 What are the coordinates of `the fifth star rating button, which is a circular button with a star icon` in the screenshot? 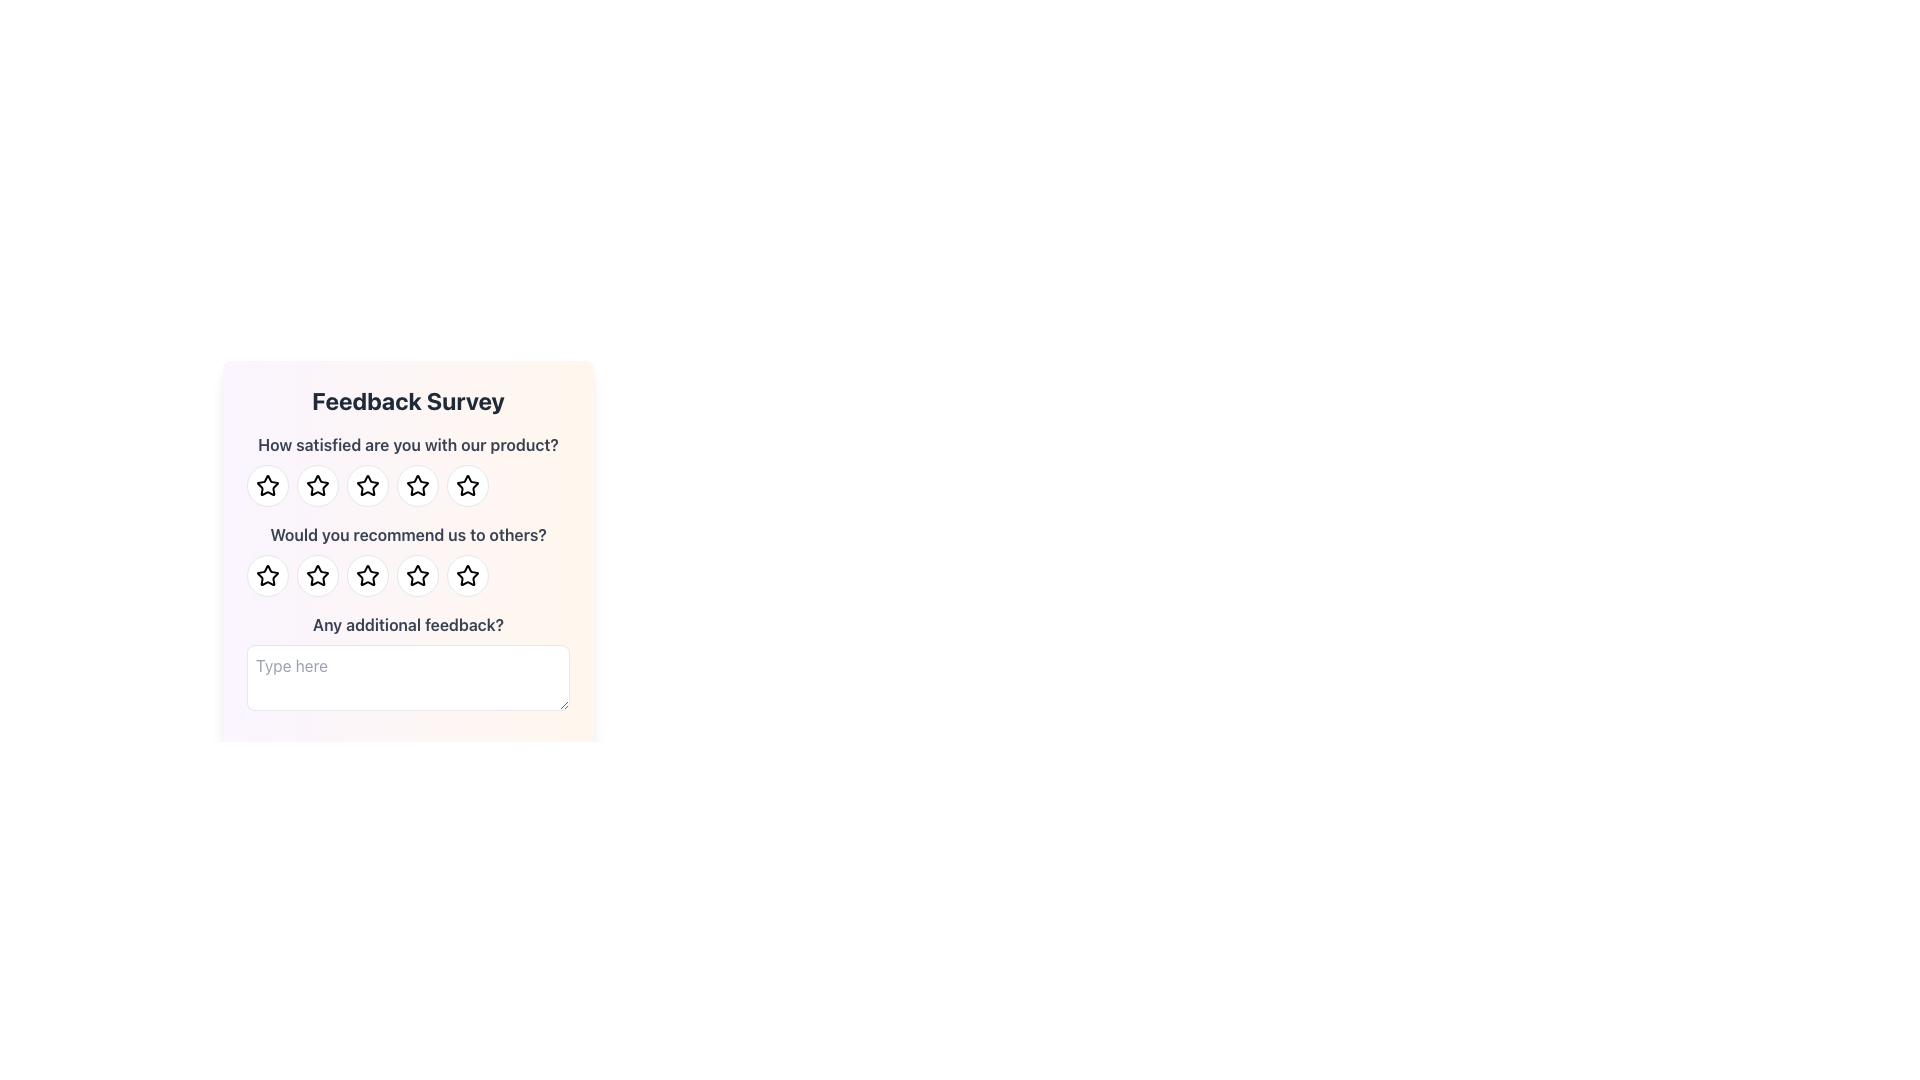 It's located at (416, 486).